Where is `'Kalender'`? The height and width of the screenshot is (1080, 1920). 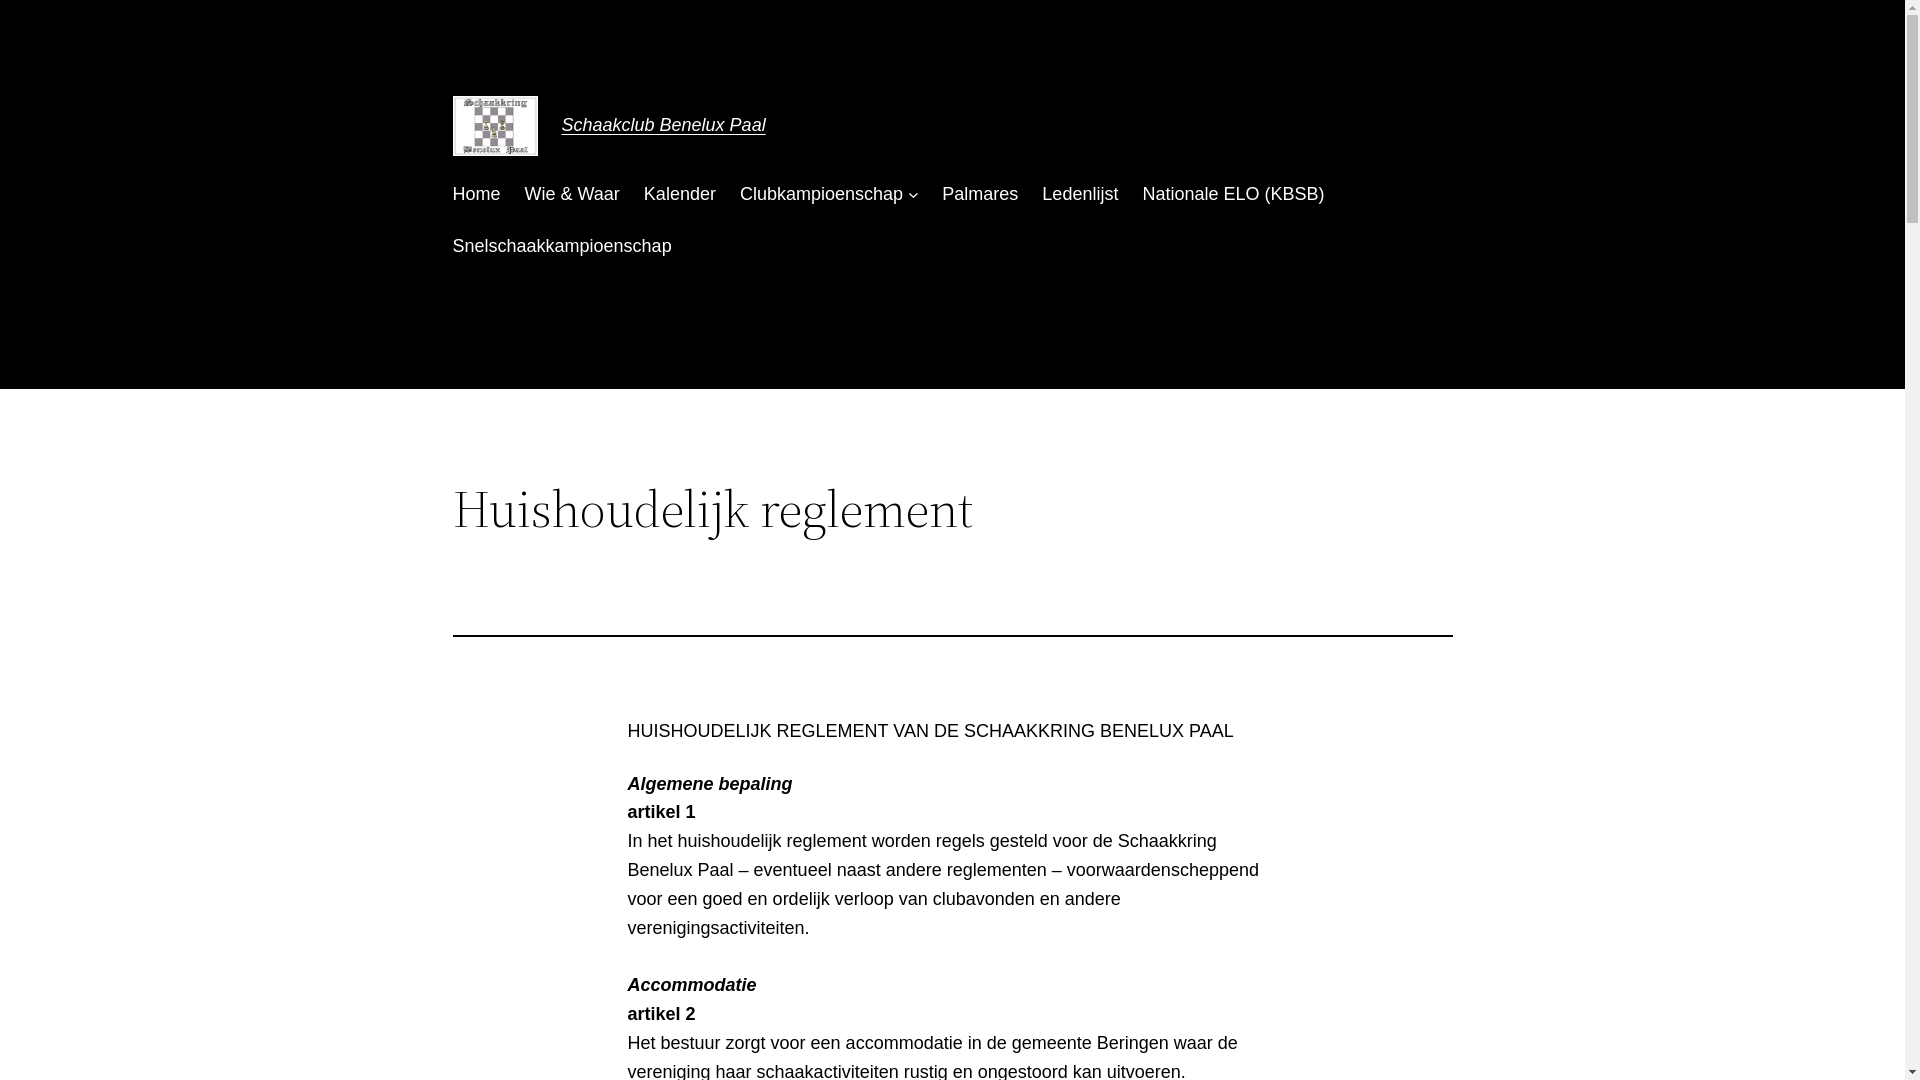
'Kalender' is located at coordinates (680, 194).